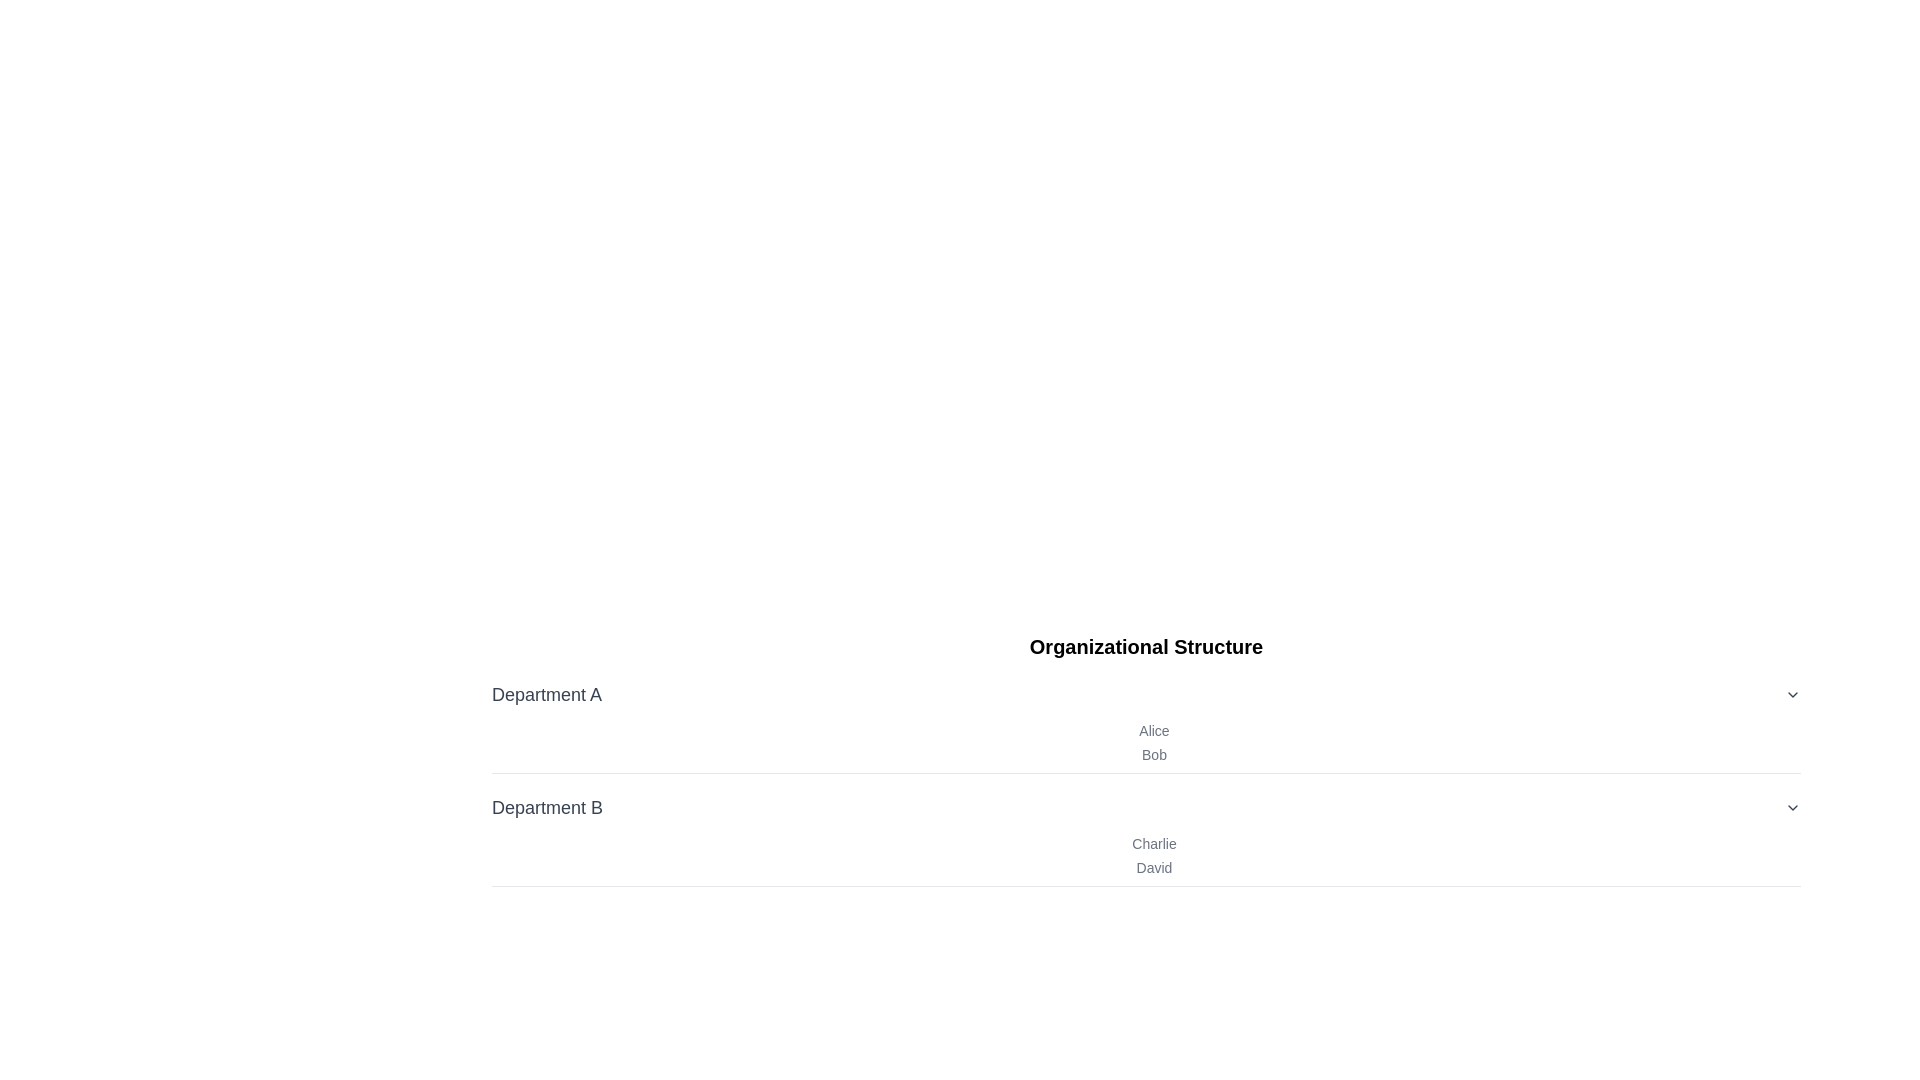  What do you see at coordinates (1146, 647) in the screenshot?
I see `the Header Text that indicates the overarching theme or topic of the section, which is the structure of an organization` at bounding box center [1146, 647].